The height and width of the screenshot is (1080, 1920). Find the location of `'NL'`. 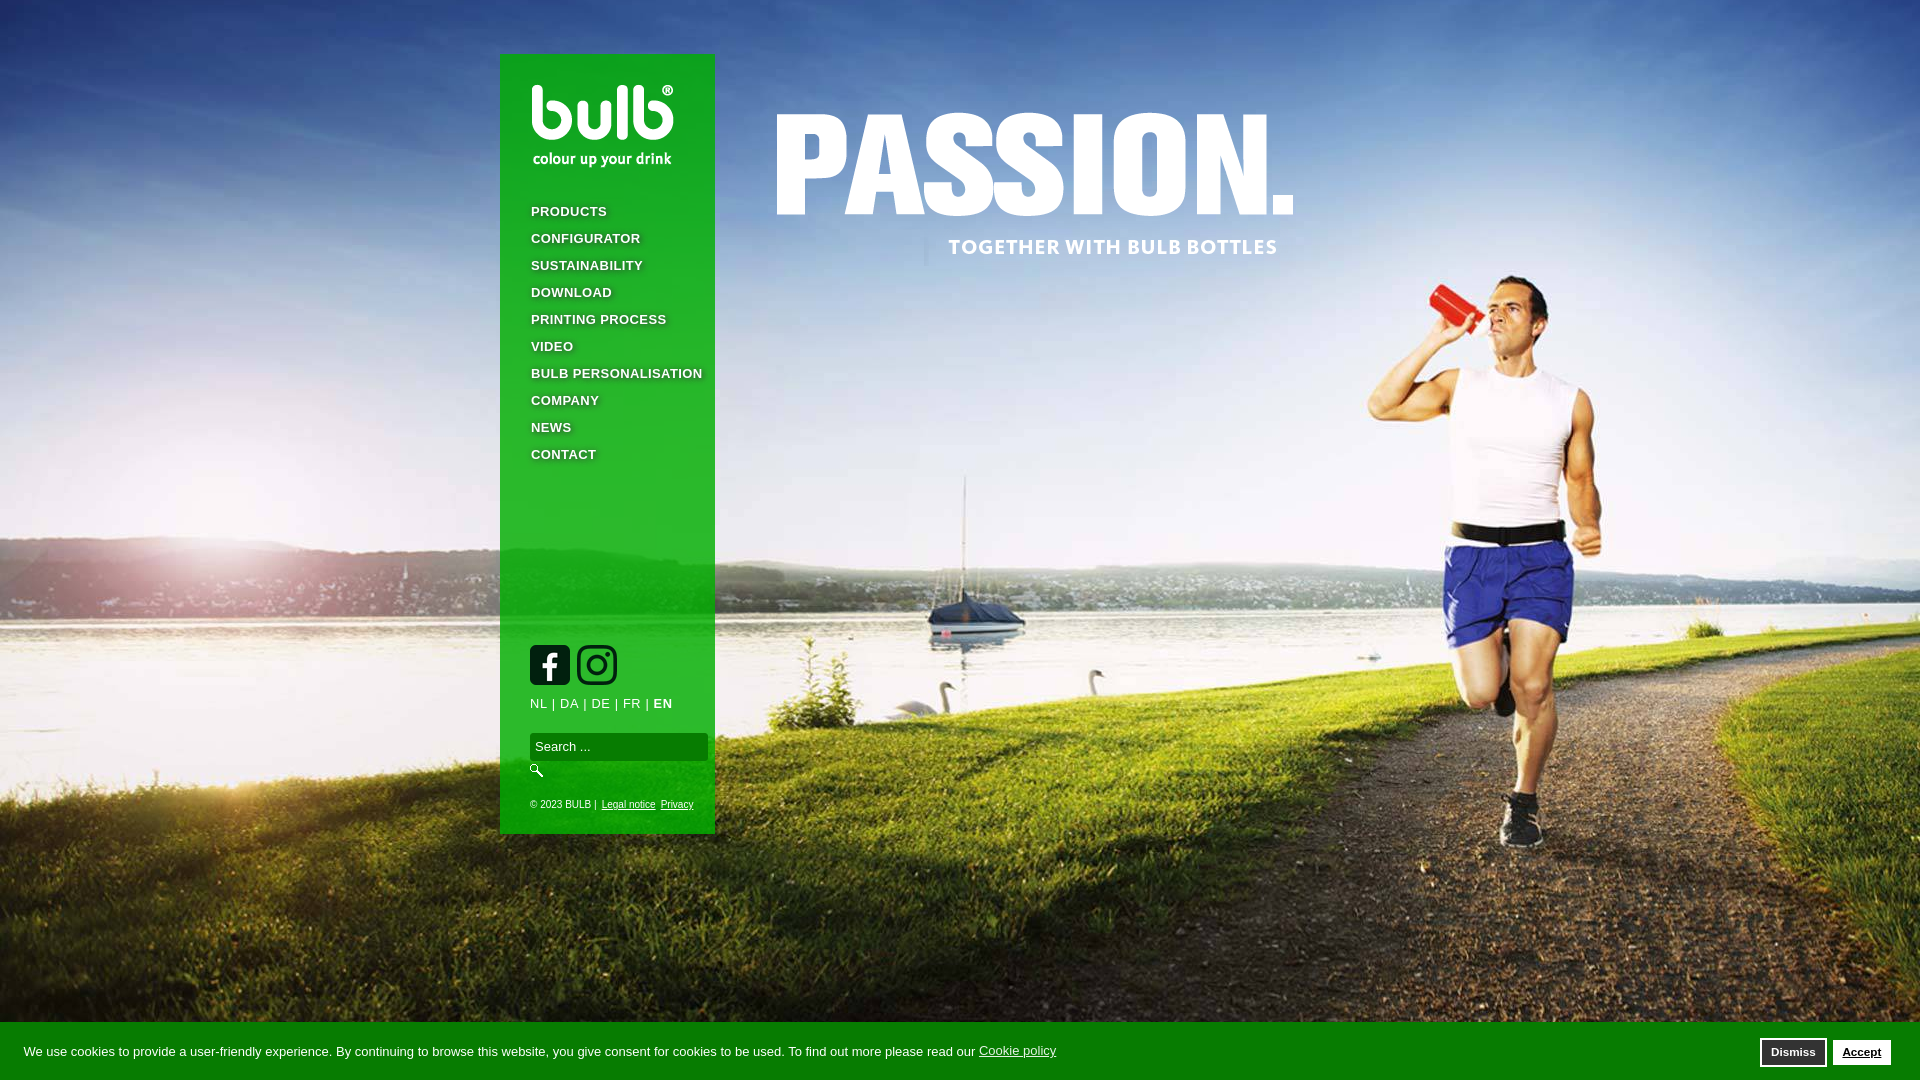

'NL' is located at coordinates (538, 702).